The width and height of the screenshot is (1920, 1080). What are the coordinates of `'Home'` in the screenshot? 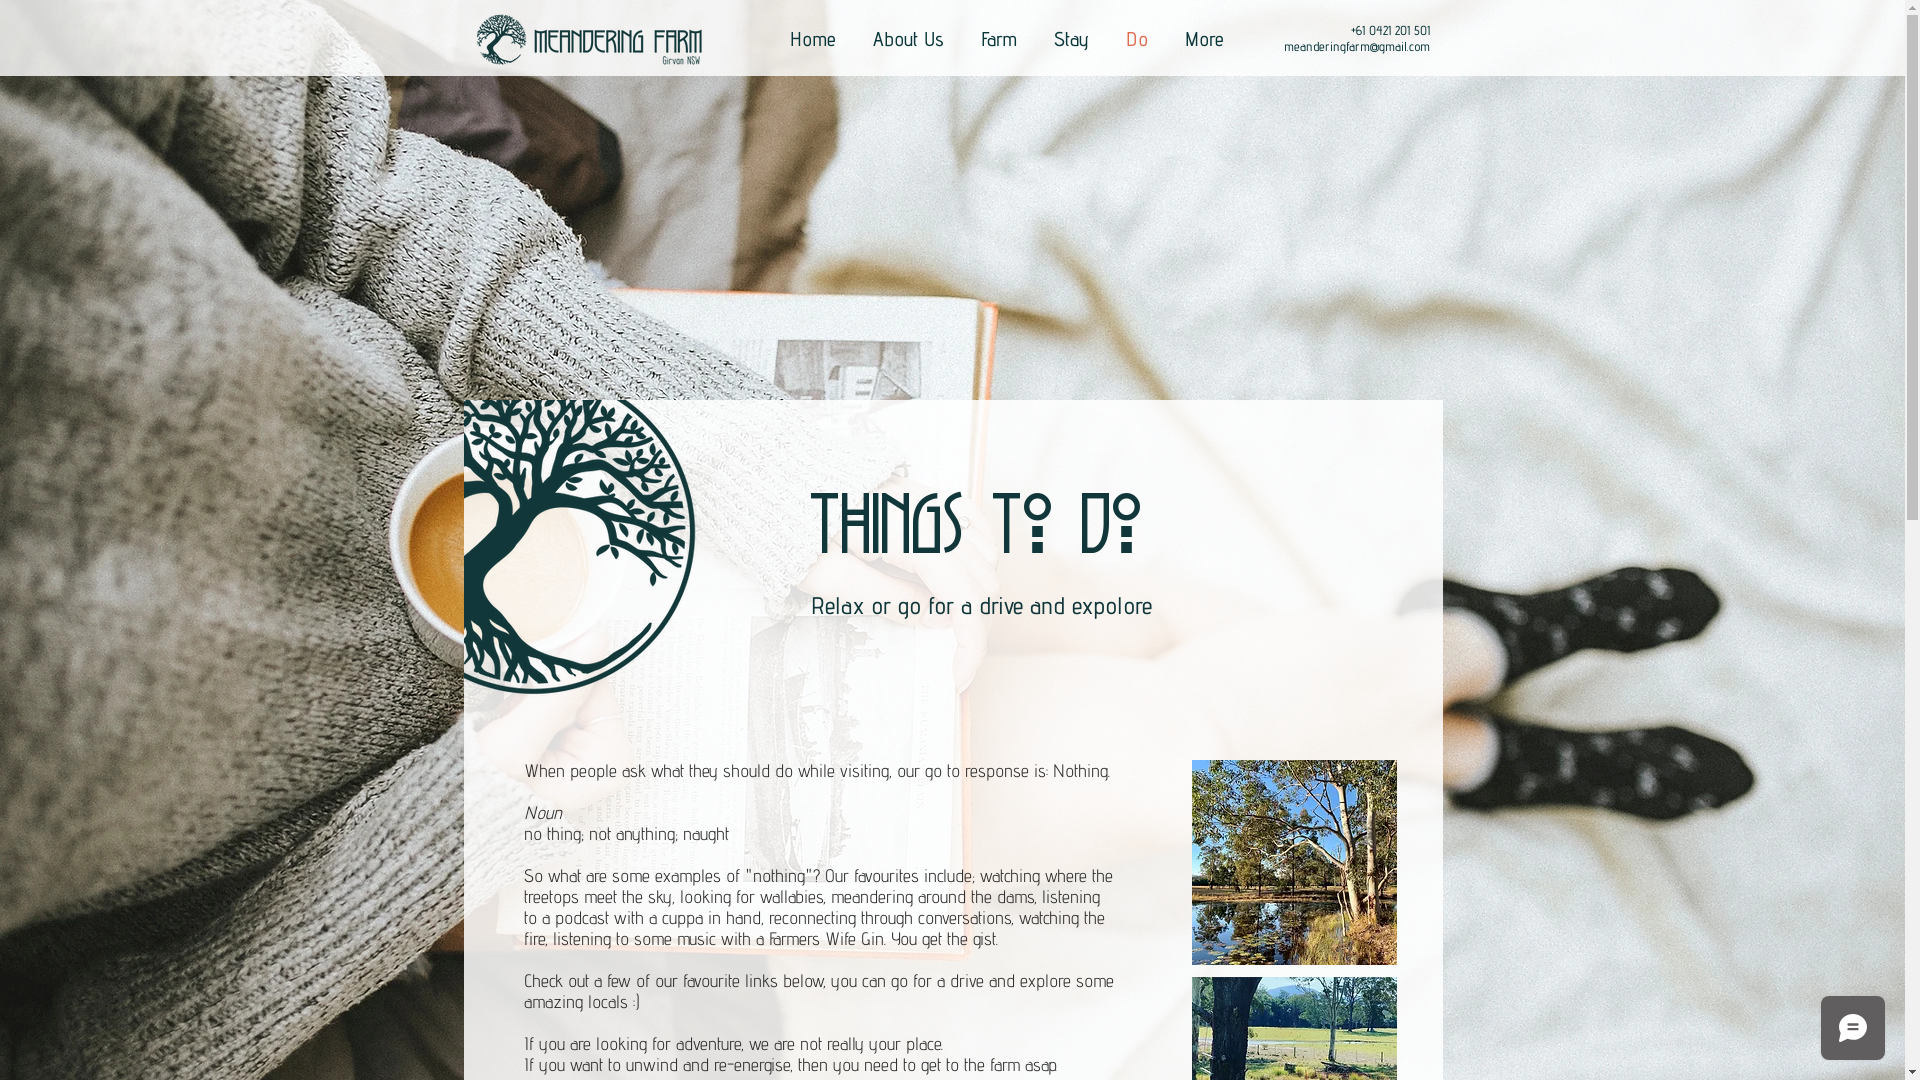 It's located at (771, 39).